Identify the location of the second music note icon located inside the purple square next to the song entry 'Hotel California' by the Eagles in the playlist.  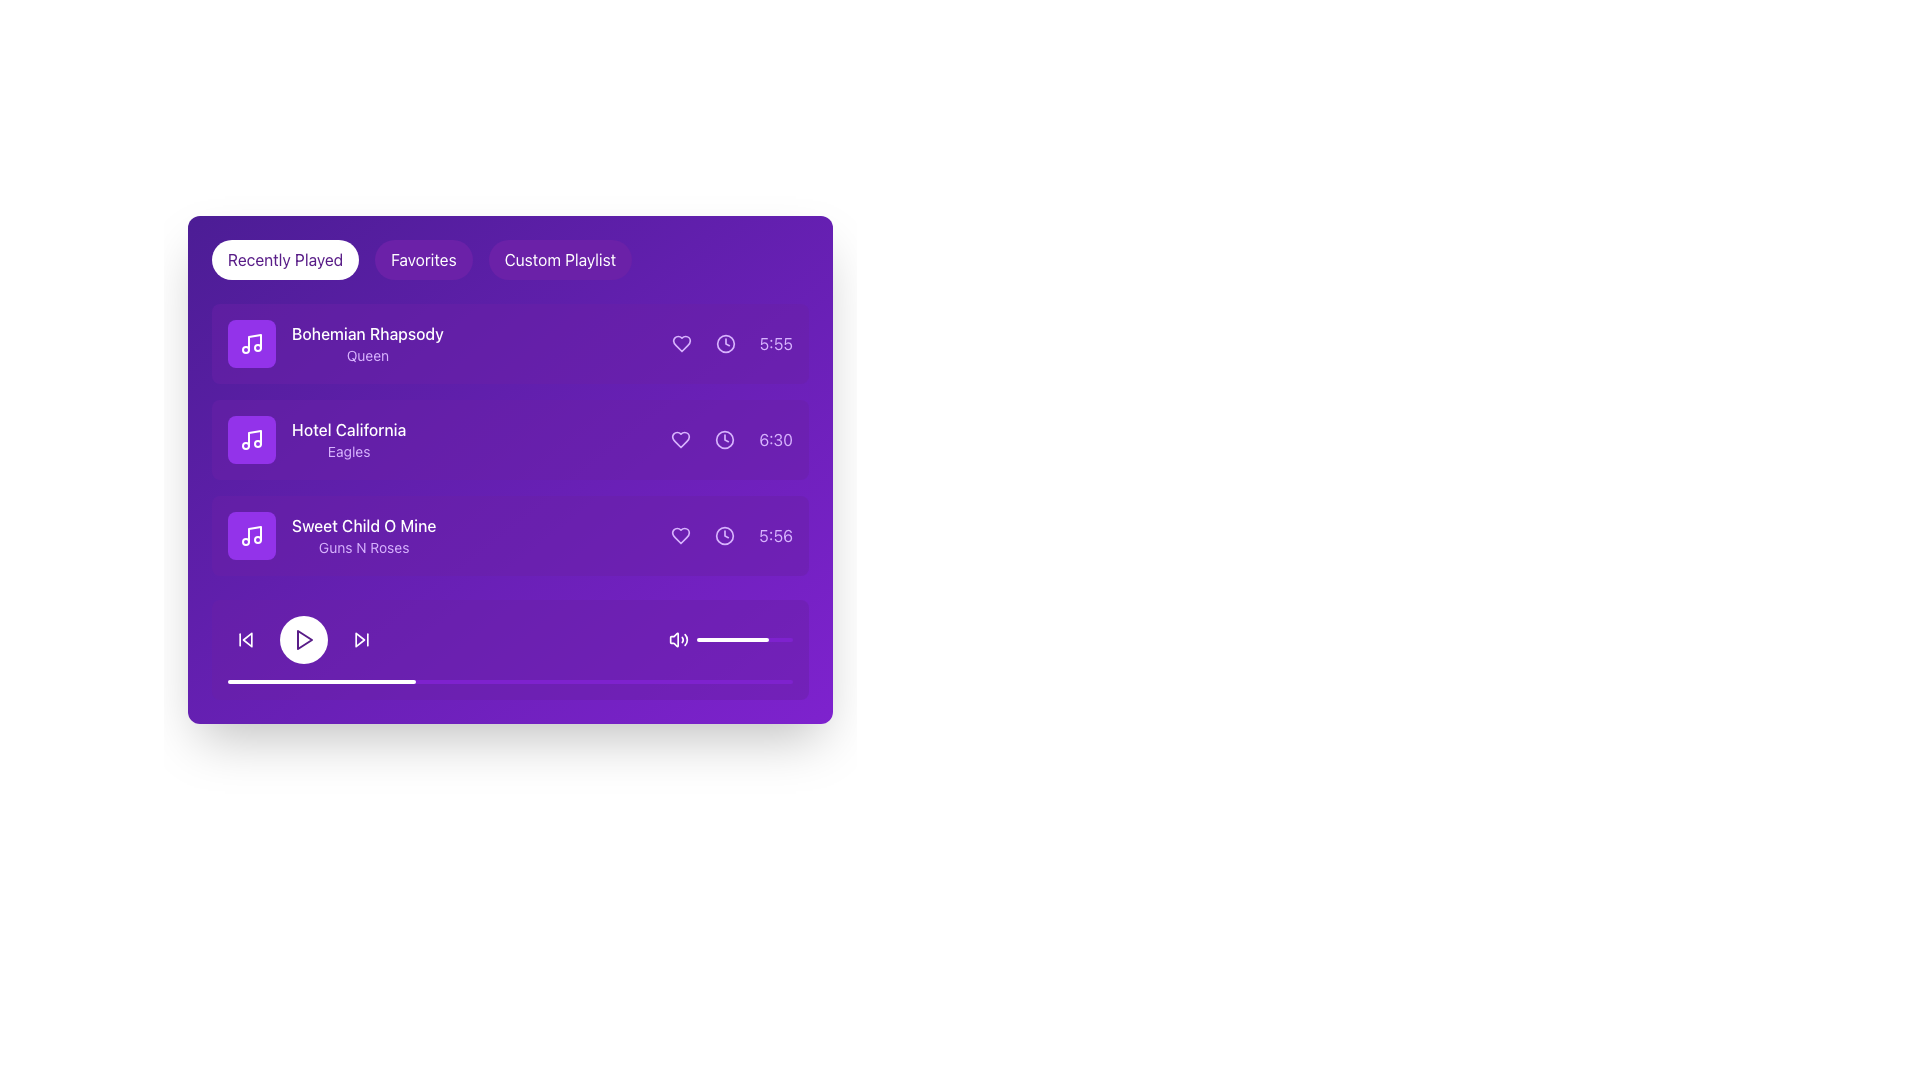
(251, 438).